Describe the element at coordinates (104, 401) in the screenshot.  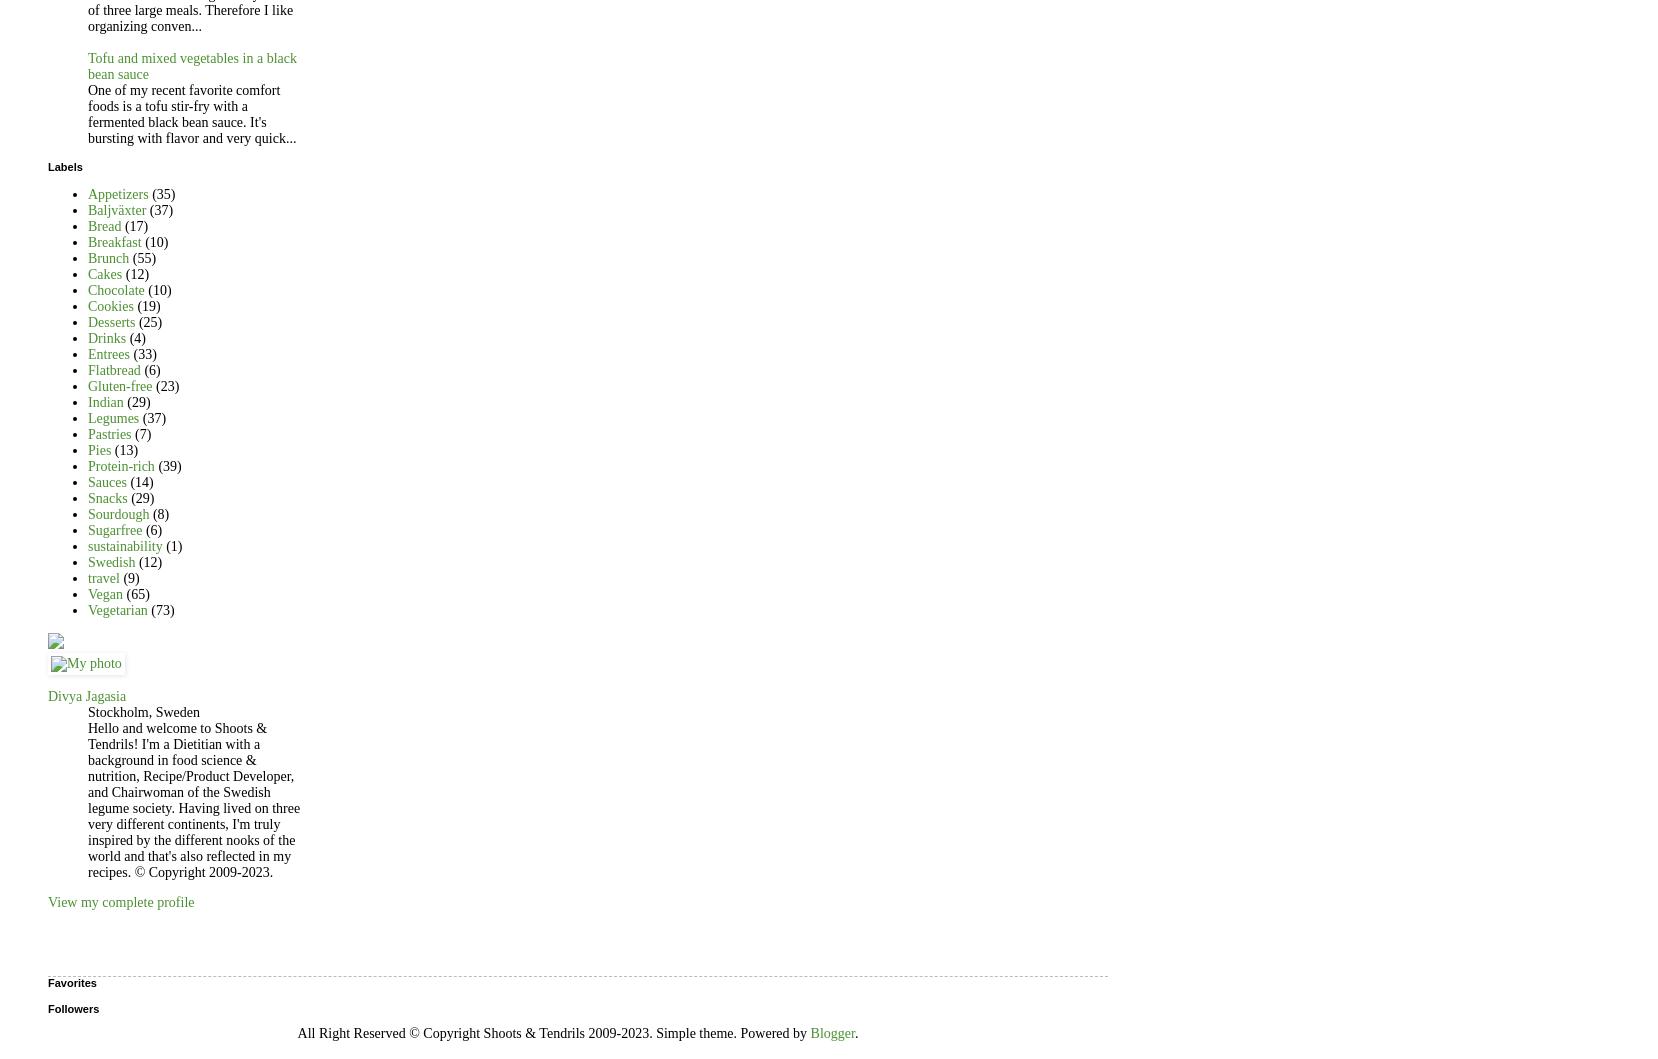
I see `'Indian'` at that location.